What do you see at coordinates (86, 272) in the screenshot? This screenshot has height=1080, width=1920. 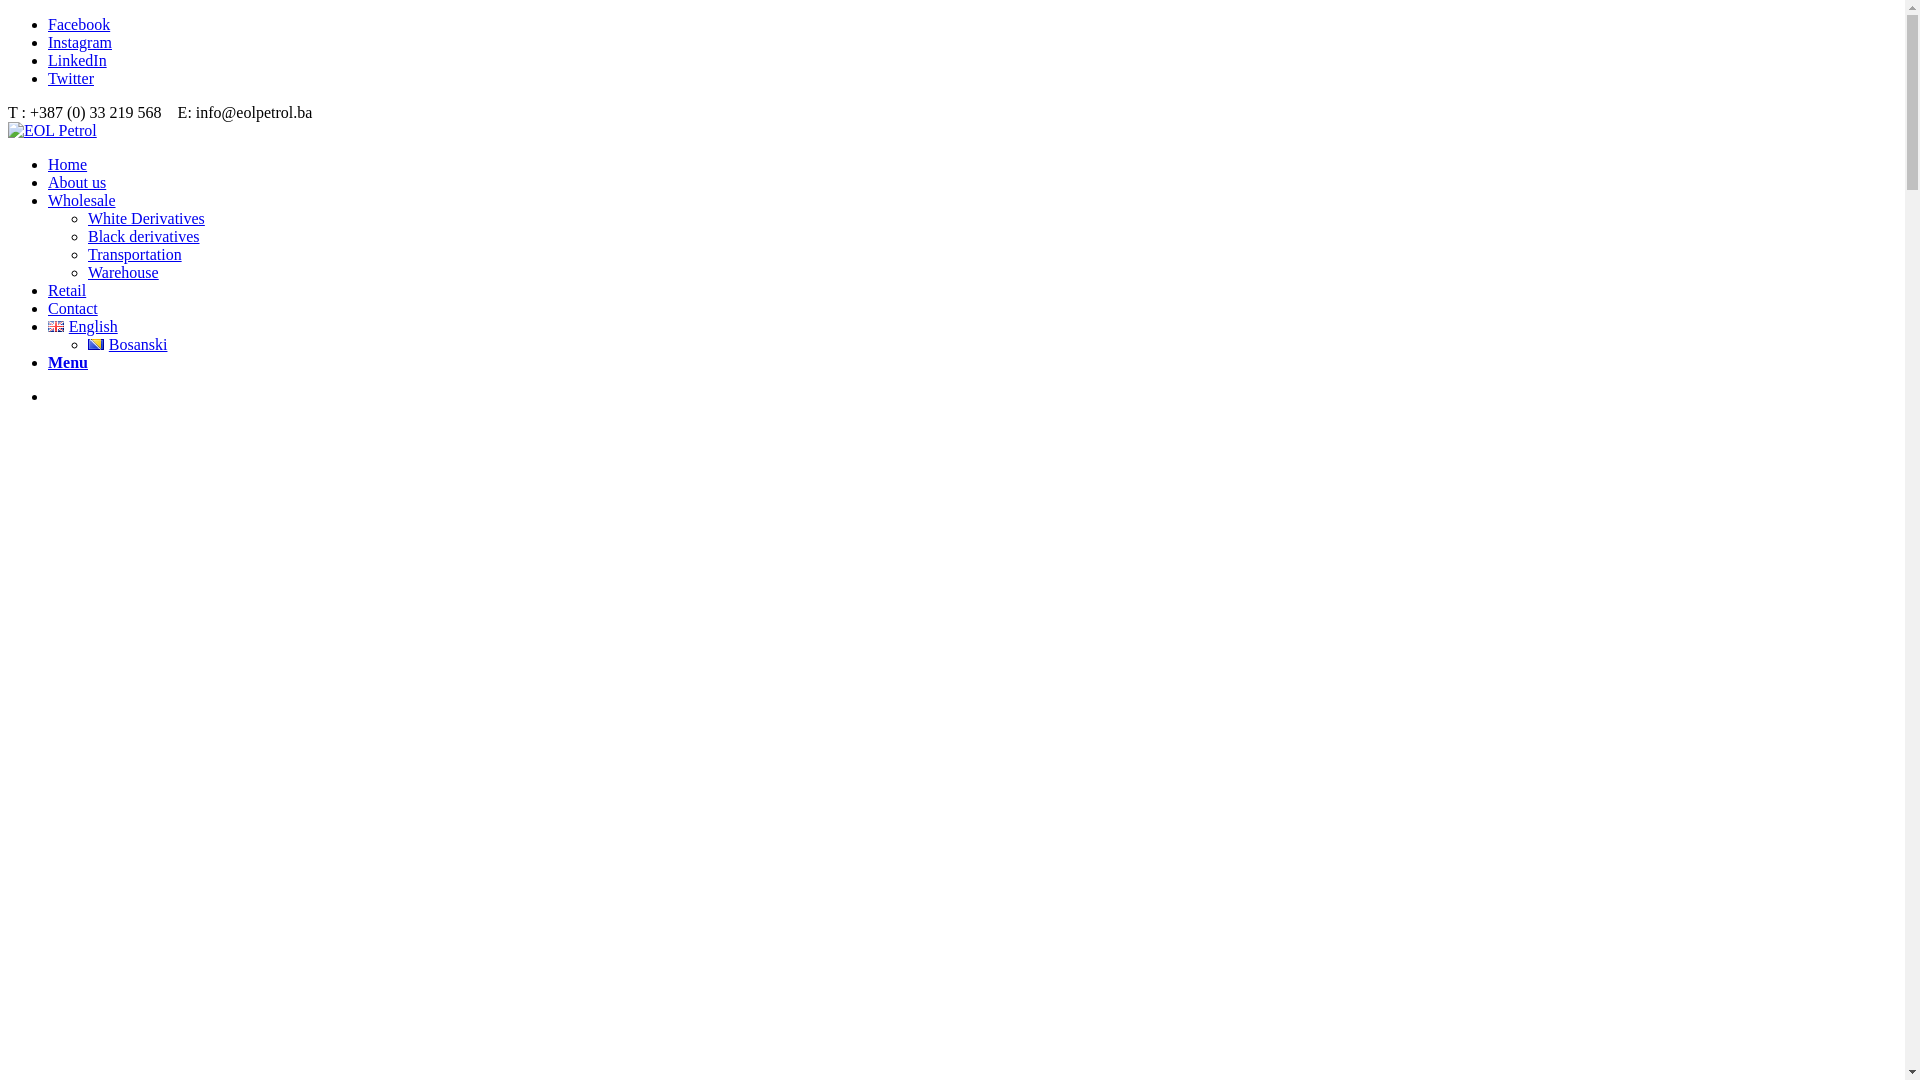 I see `'Warehouse'` at bounding box center [86, 272].